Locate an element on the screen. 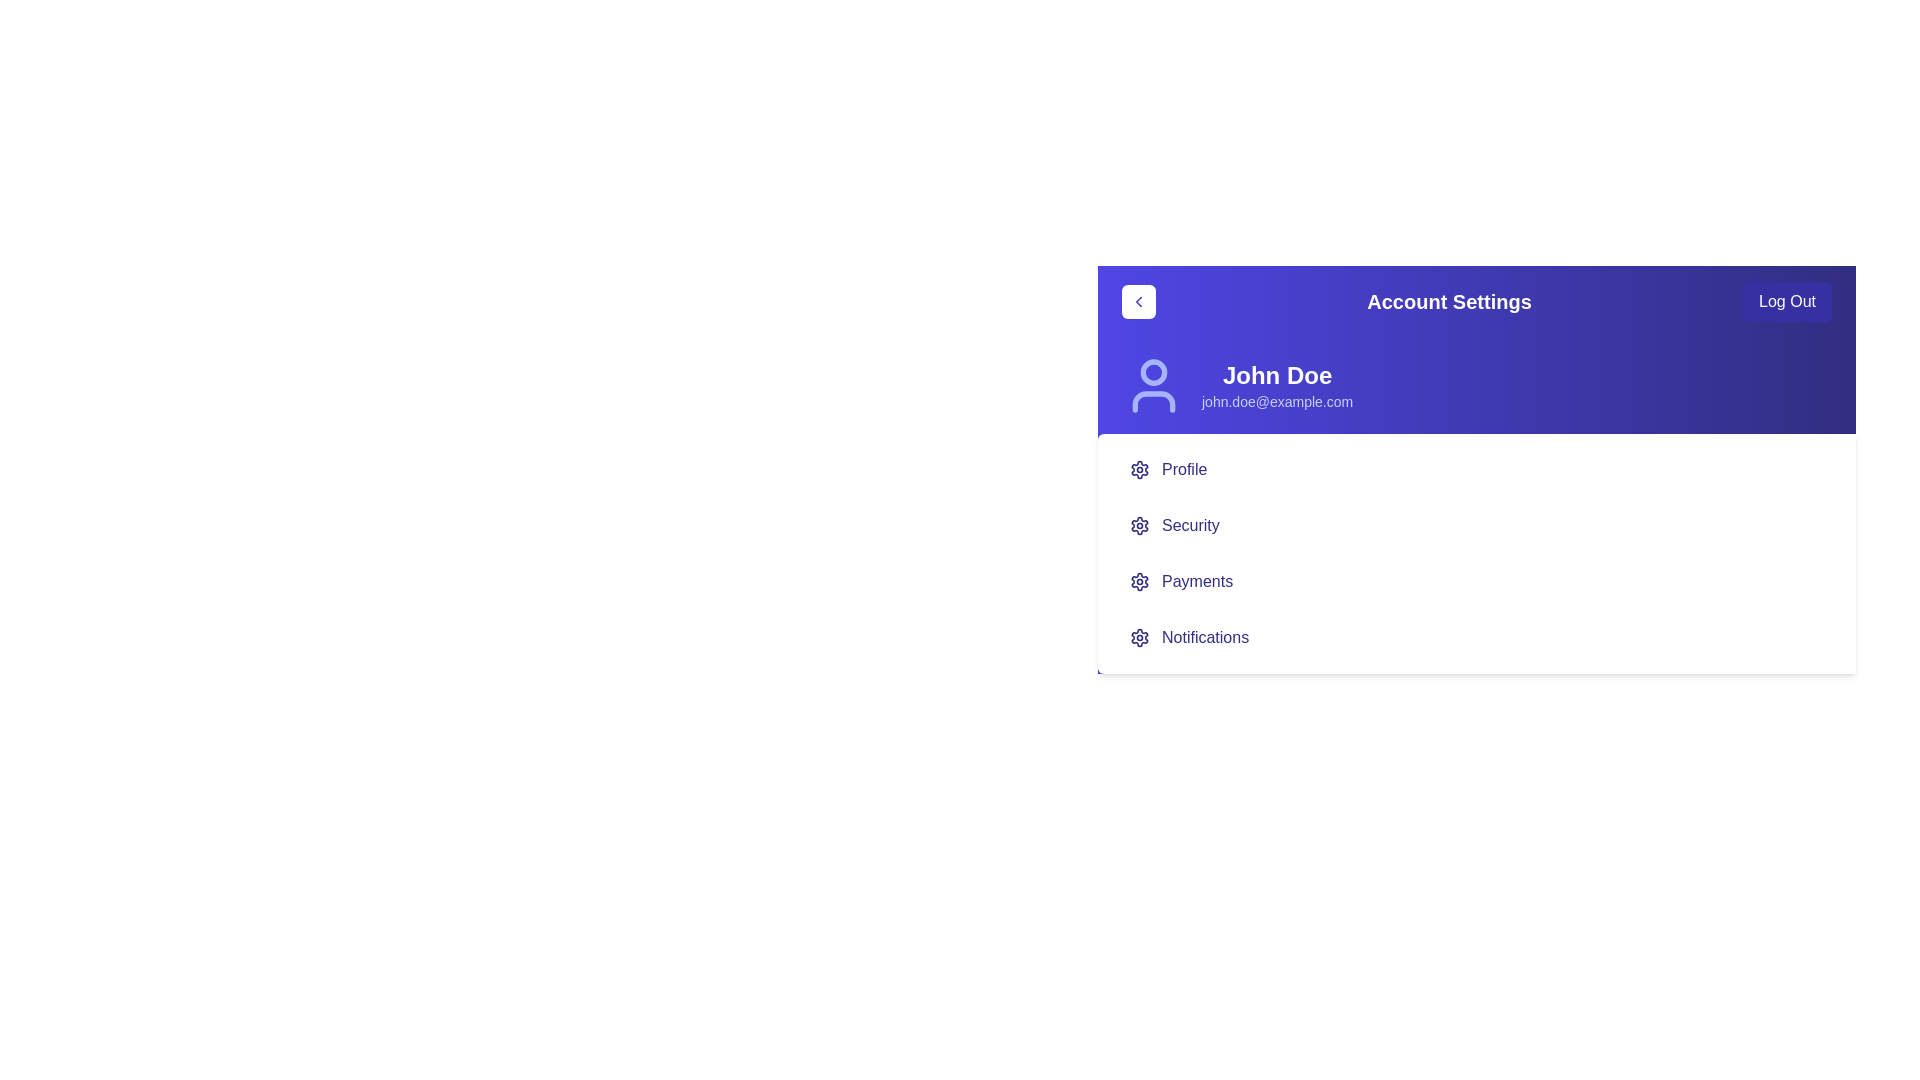 The width and height of the screenshot is (1920, 1080). the navigation button located in the top-left corner of the 'Account Settings' panel is located at coordinates (1138, 301).